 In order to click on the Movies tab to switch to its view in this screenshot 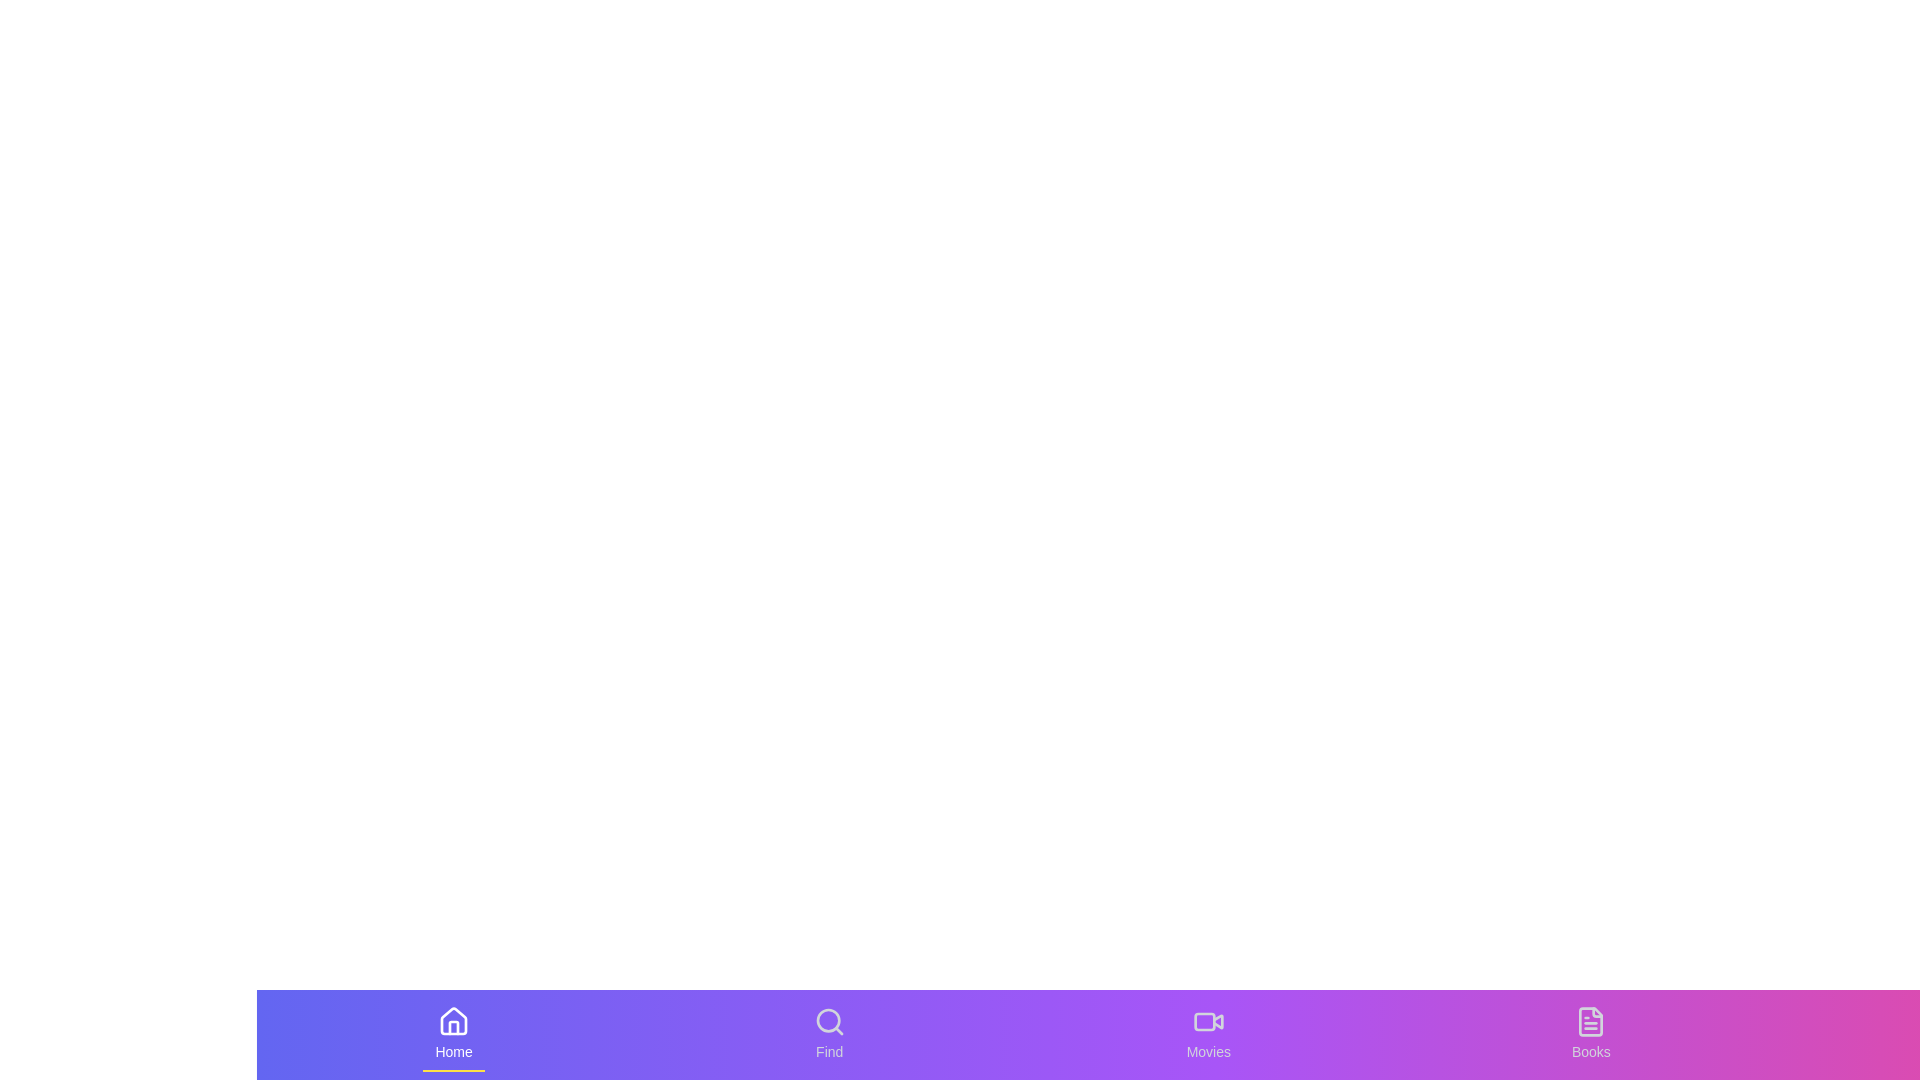, I will do `click(1208, 1034)`.